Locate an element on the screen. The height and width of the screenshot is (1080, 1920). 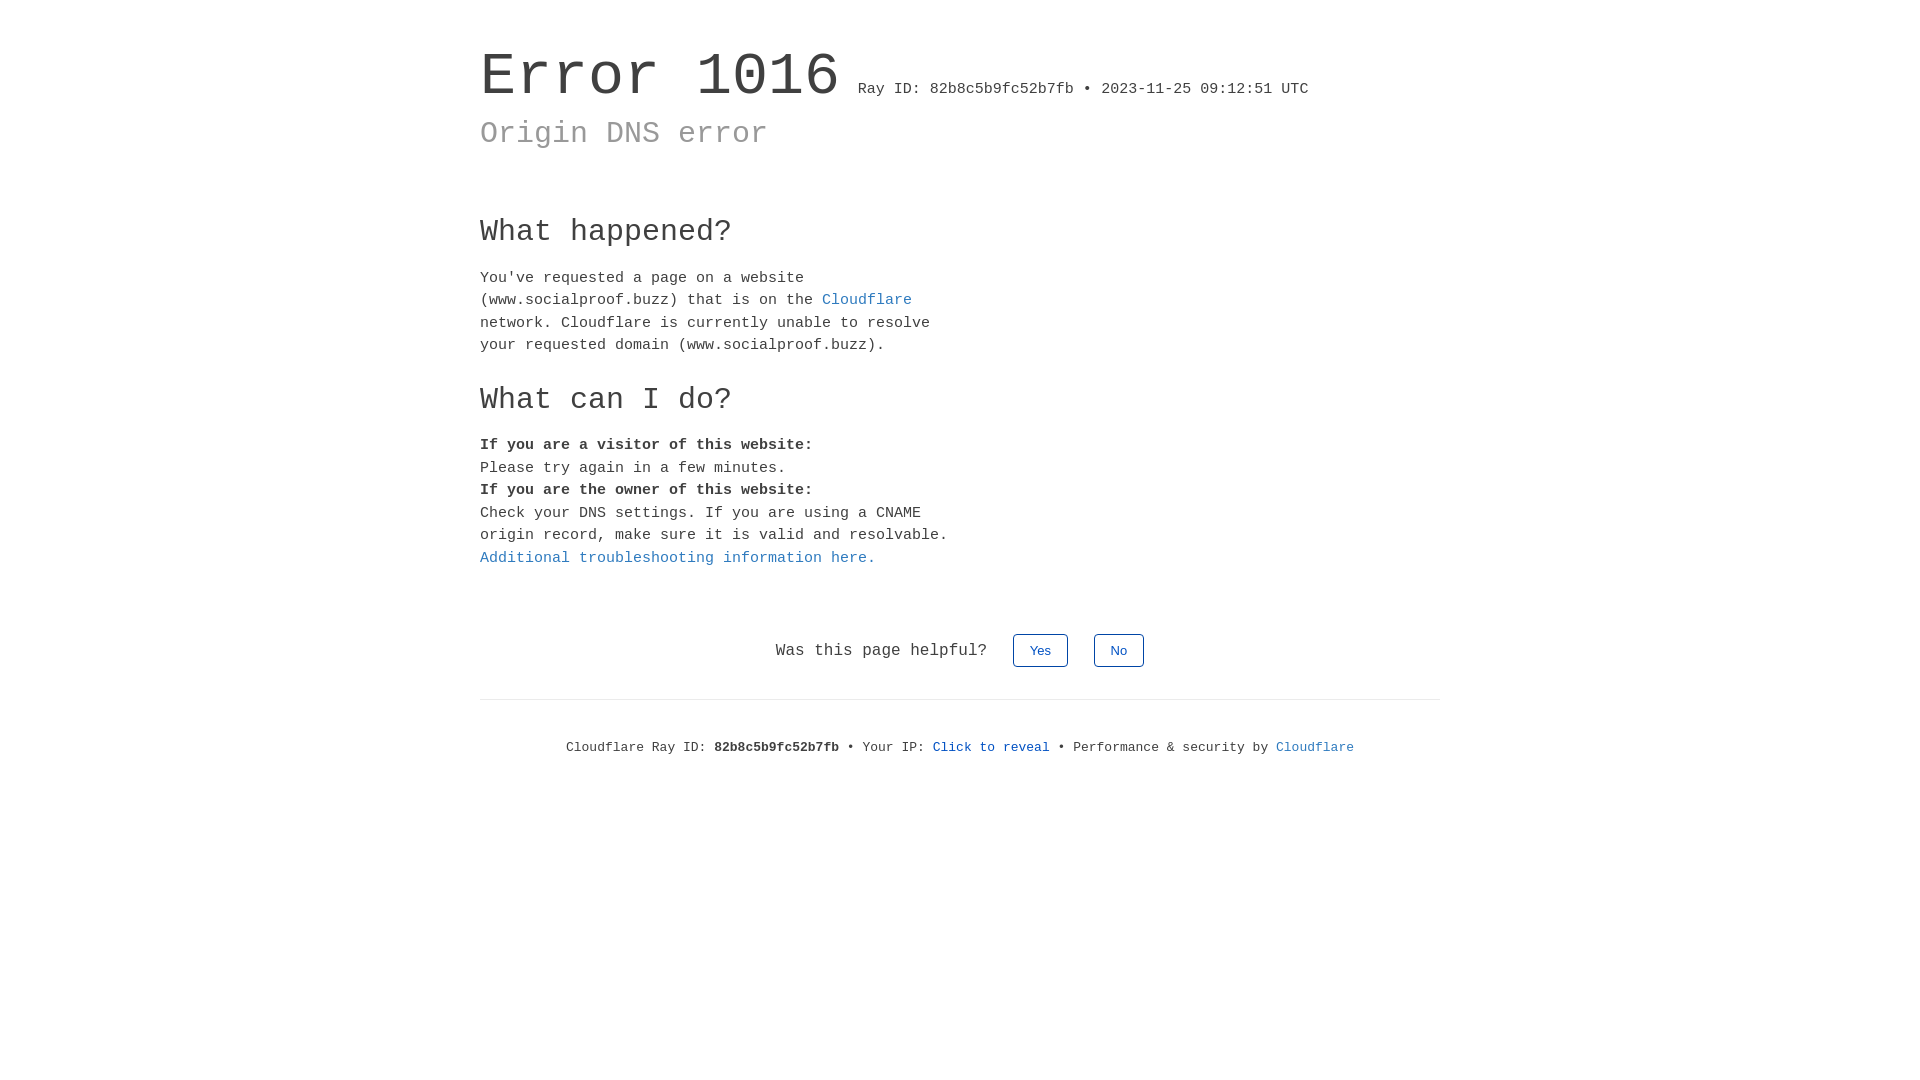
'Yes' is located at coordinates (1040, 650).